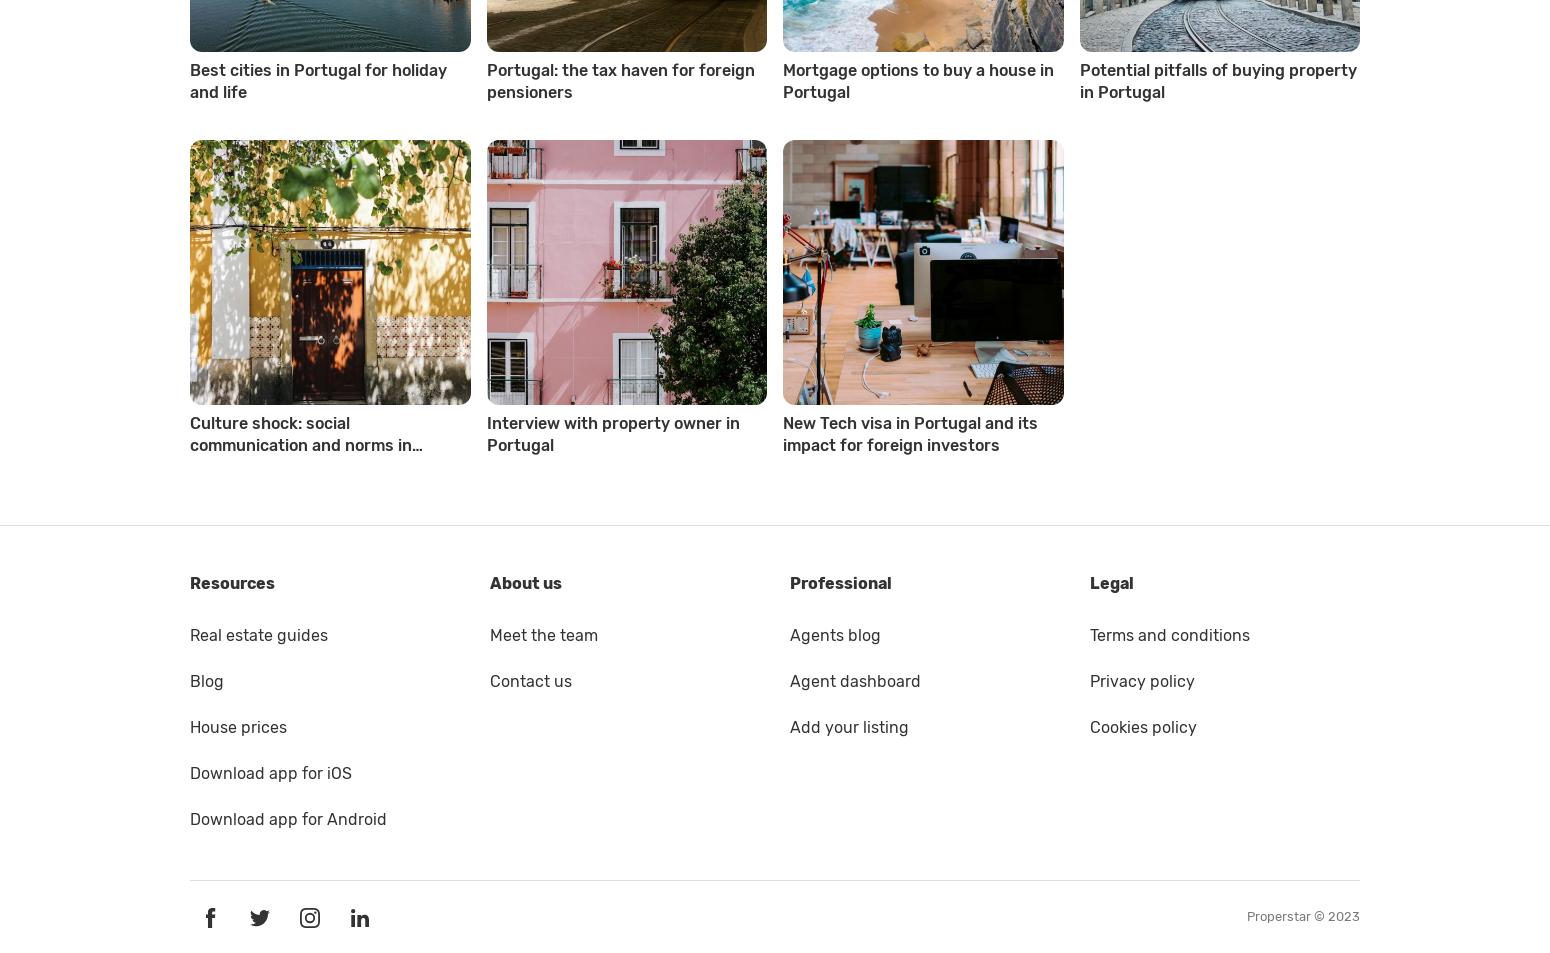  Describe the element at coordinates (317, 79) in the screenshot. I see `'Best cities in Portugal for holiday and life'` at that location.